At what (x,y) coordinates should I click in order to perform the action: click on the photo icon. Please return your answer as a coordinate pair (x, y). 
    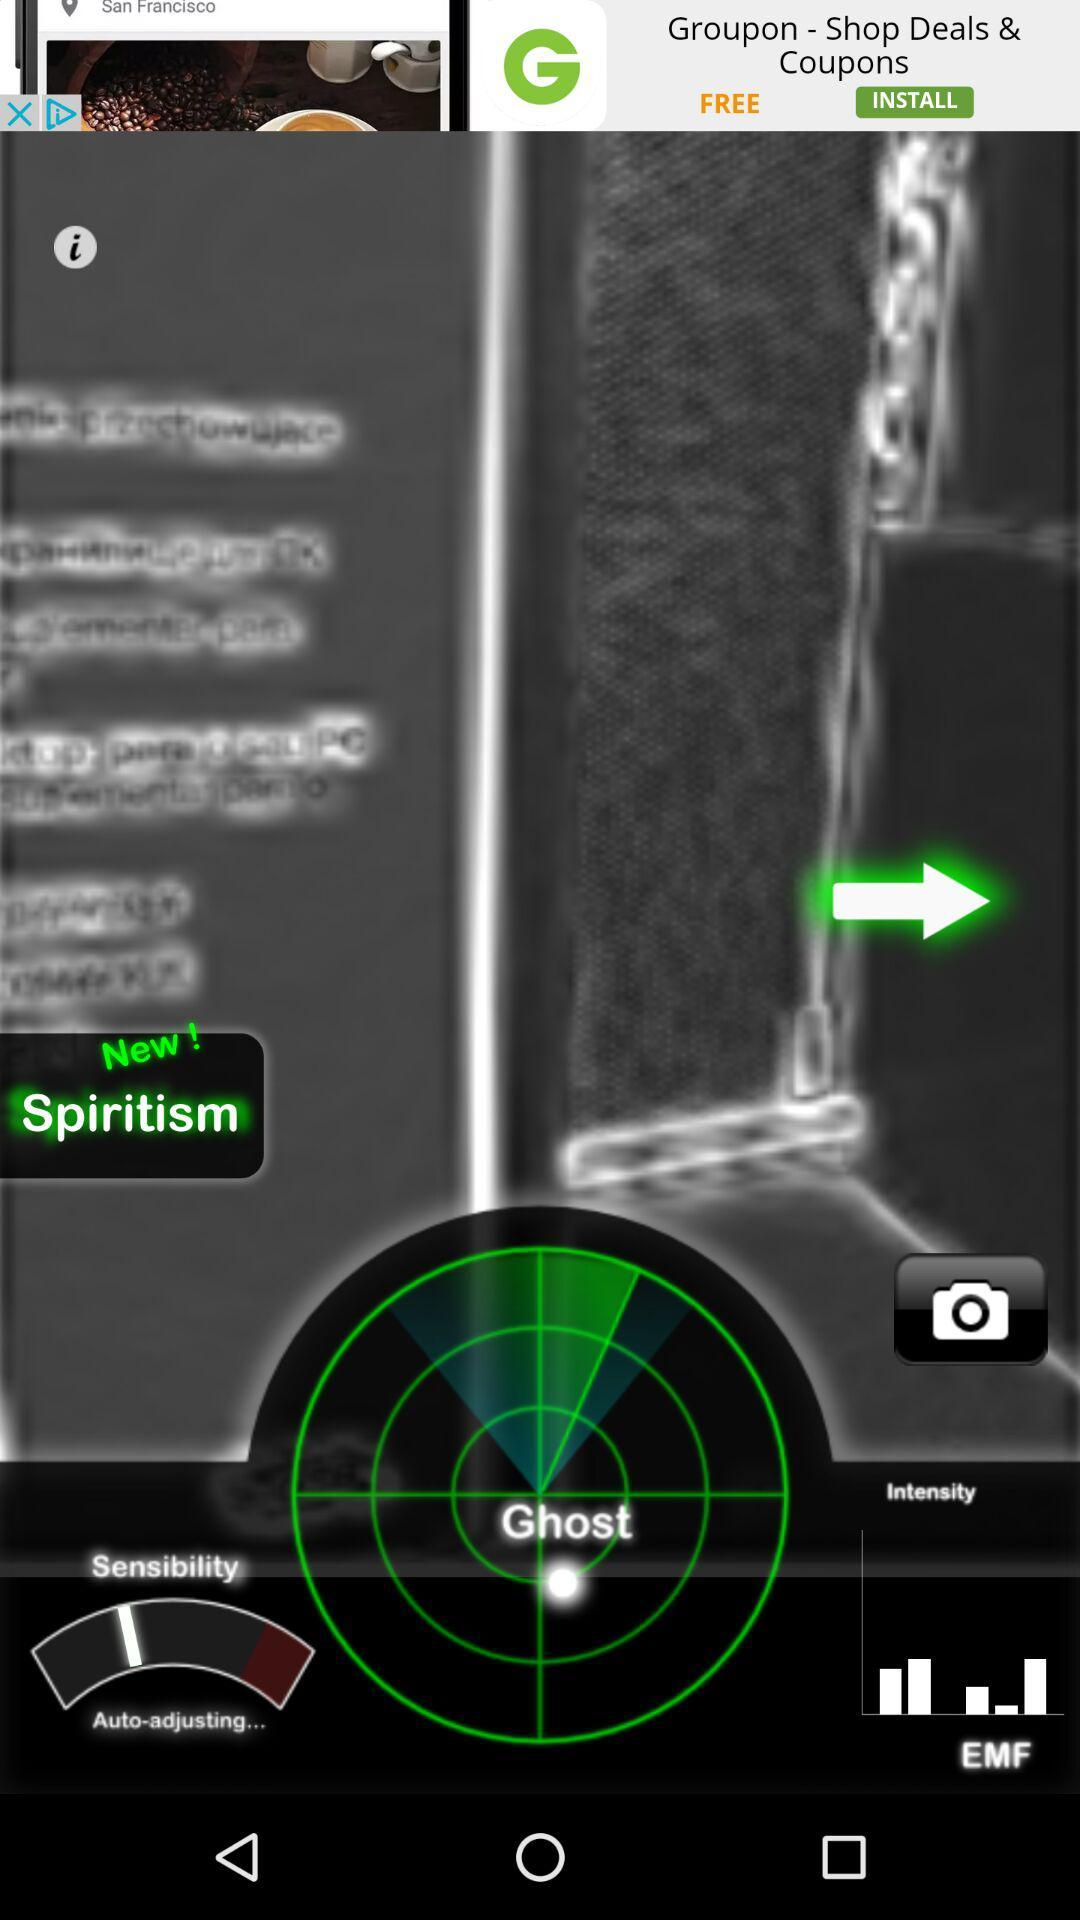
    Looking at the image, I should click on (969, 1400).